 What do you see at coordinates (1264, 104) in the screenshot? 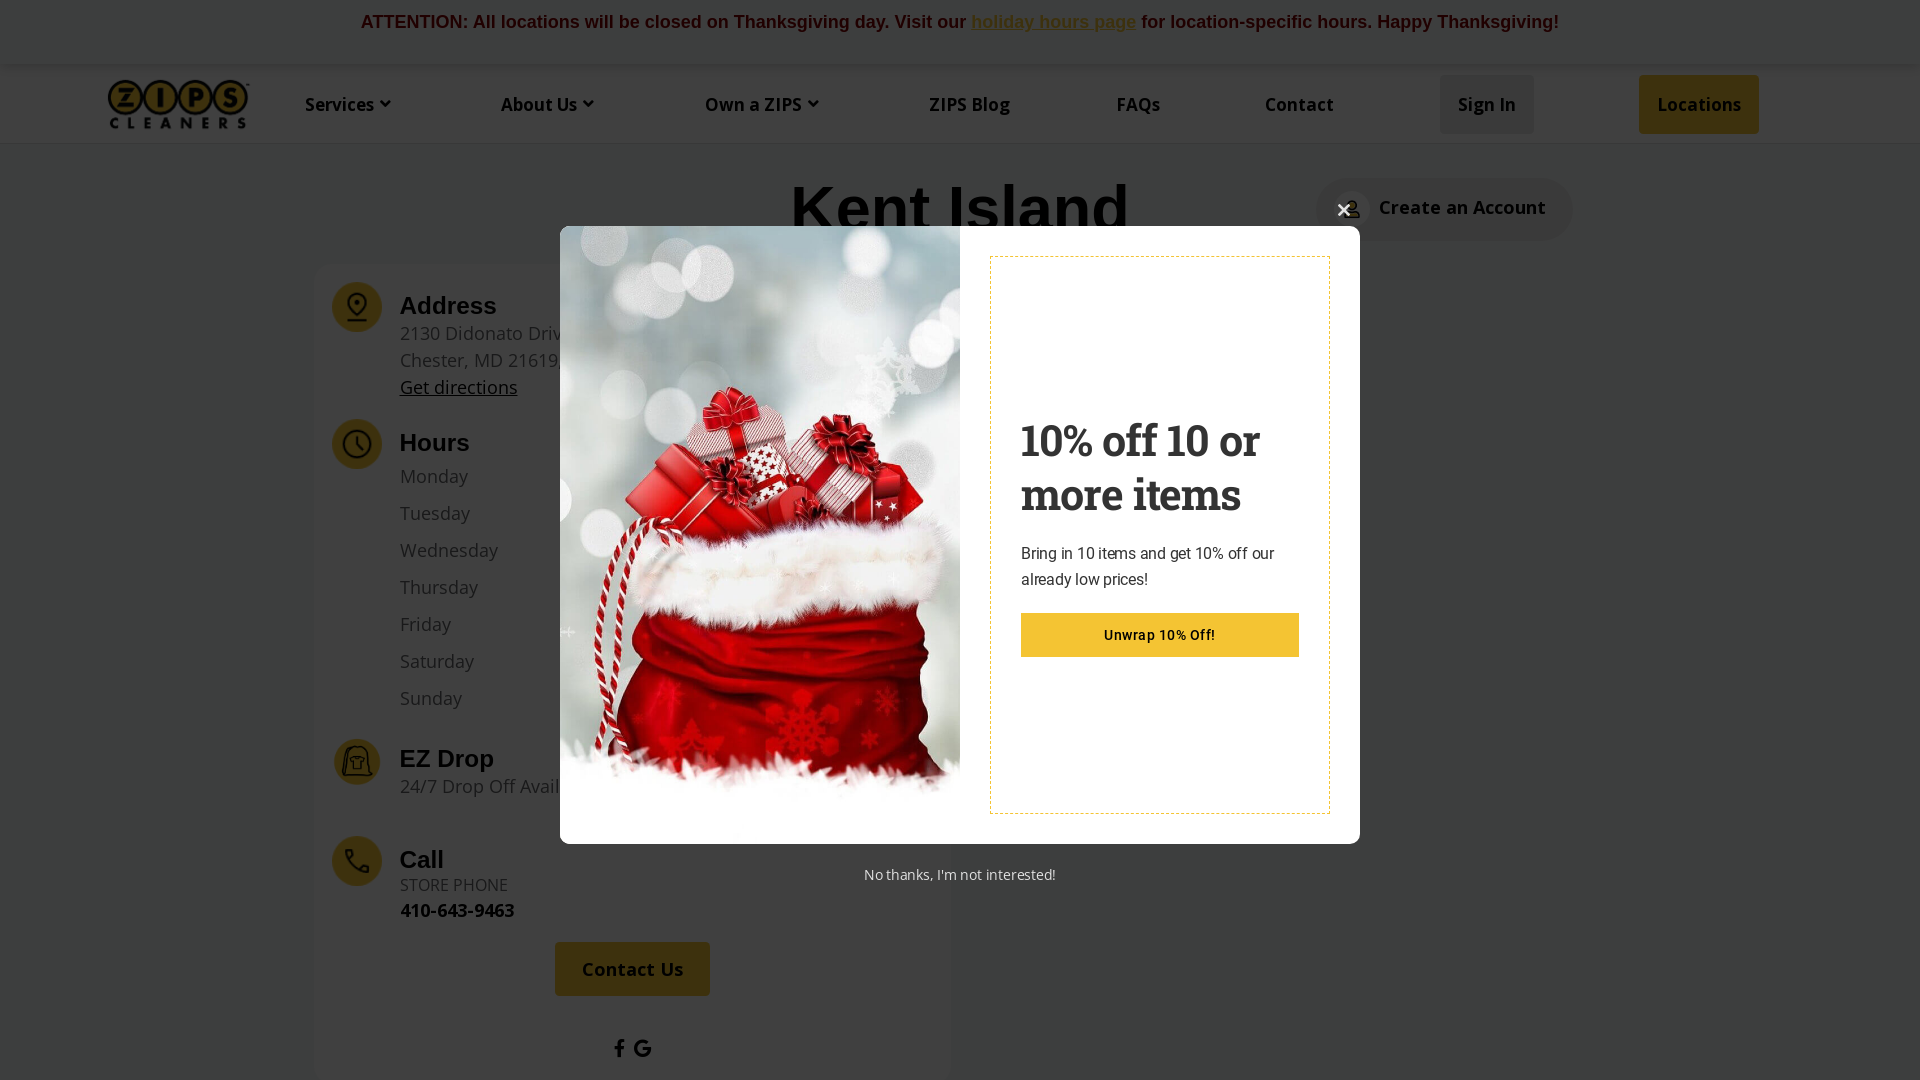
I see `'Contact'` at bounding box center [1264, 104].